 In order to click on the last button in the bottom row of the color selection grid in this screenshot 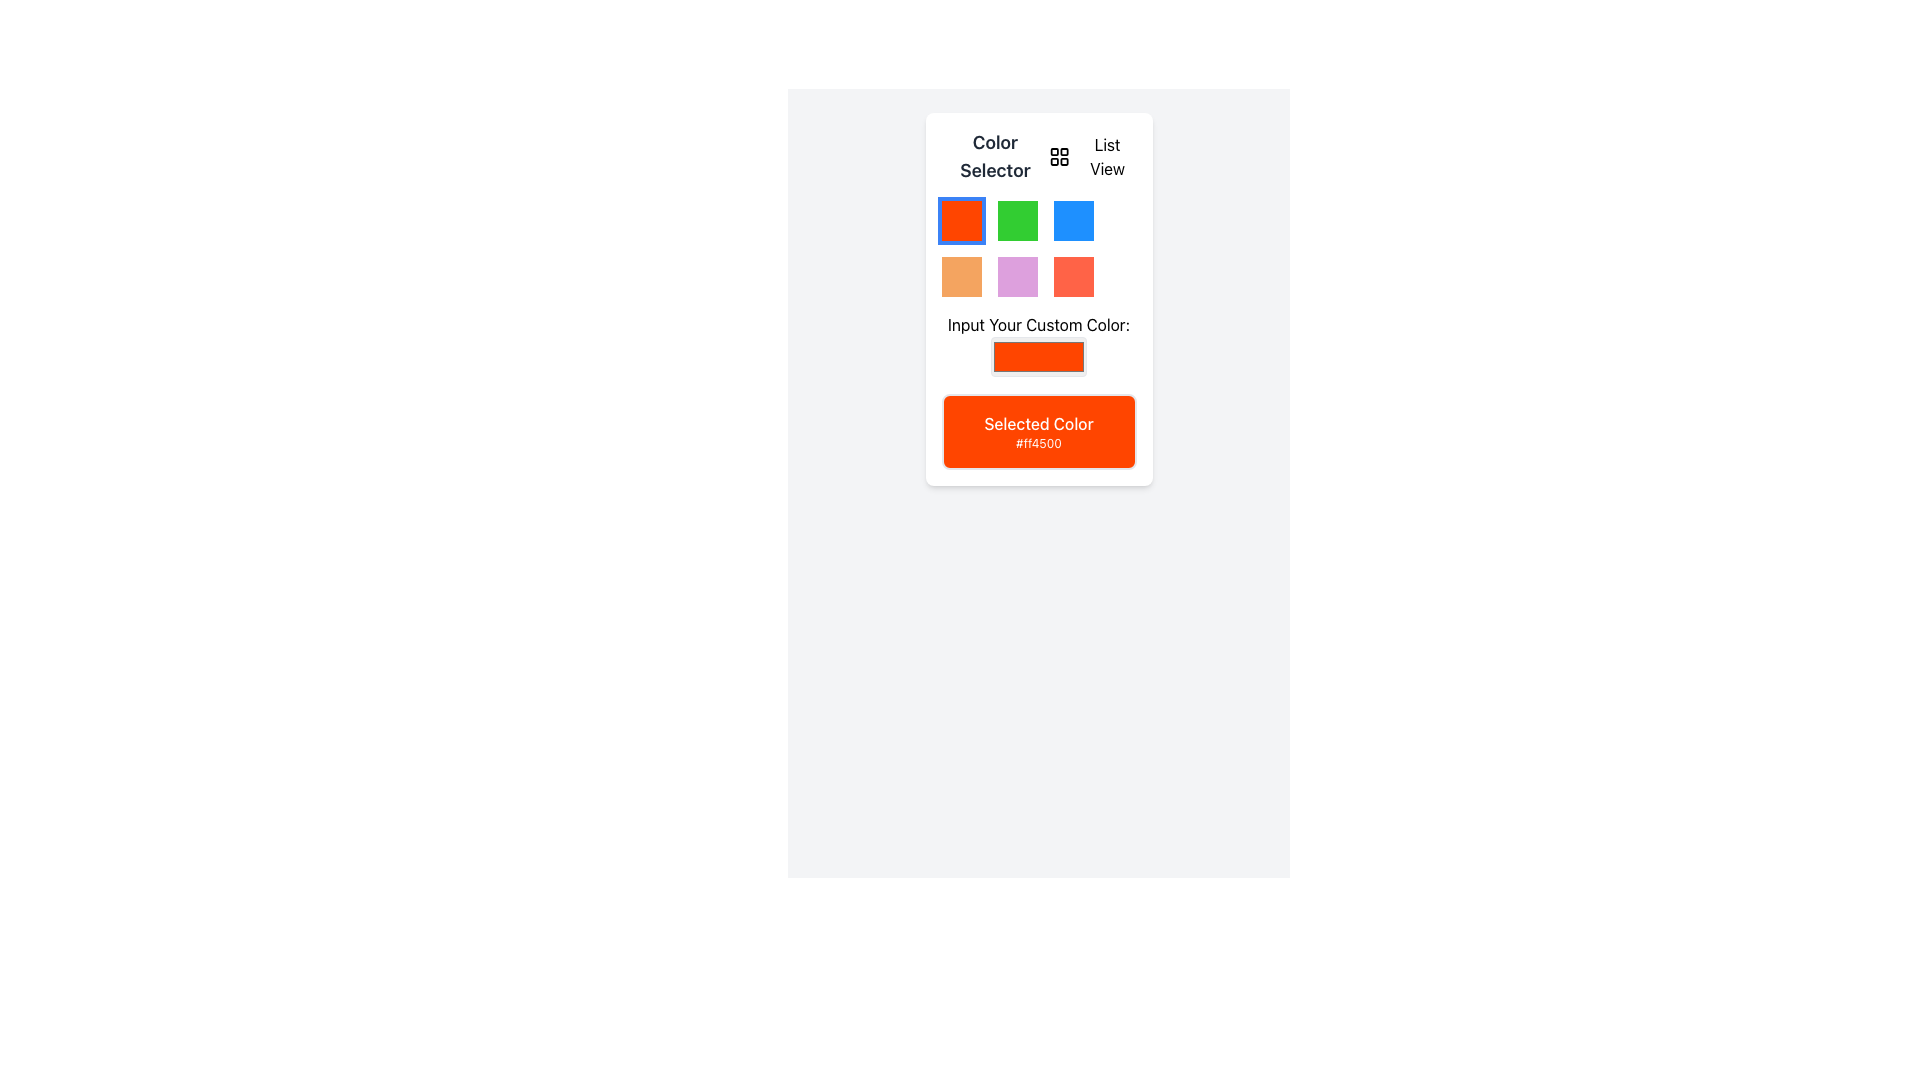, I will do `click(1072, 277)`.